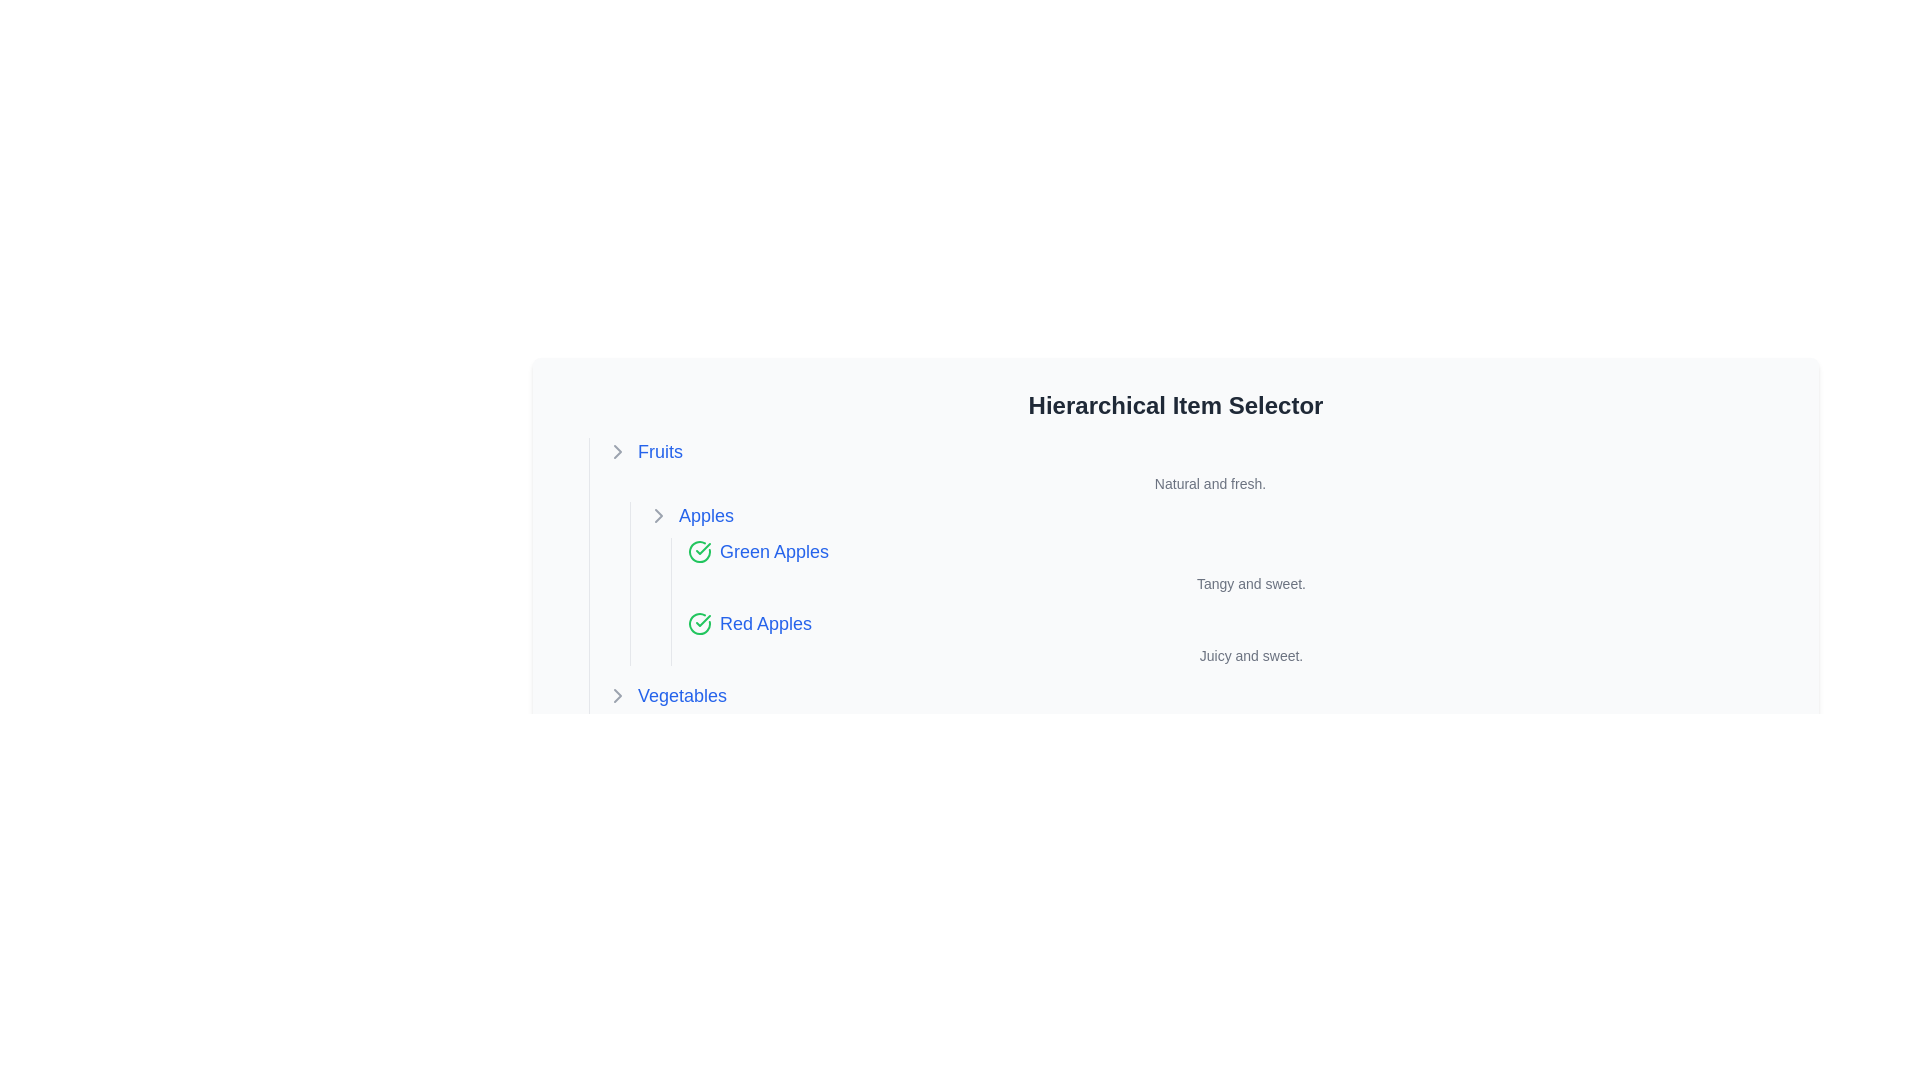 This screenshot has width=1920, height=1080. What do you see at coordinates (1236, 655) in the screenshot?
I see `the text label that reads 'Juicy and sweet.' which is styled in a small gray font and positioned directly beneath 'Red Apples.'` at bounding box center [1236, 655].